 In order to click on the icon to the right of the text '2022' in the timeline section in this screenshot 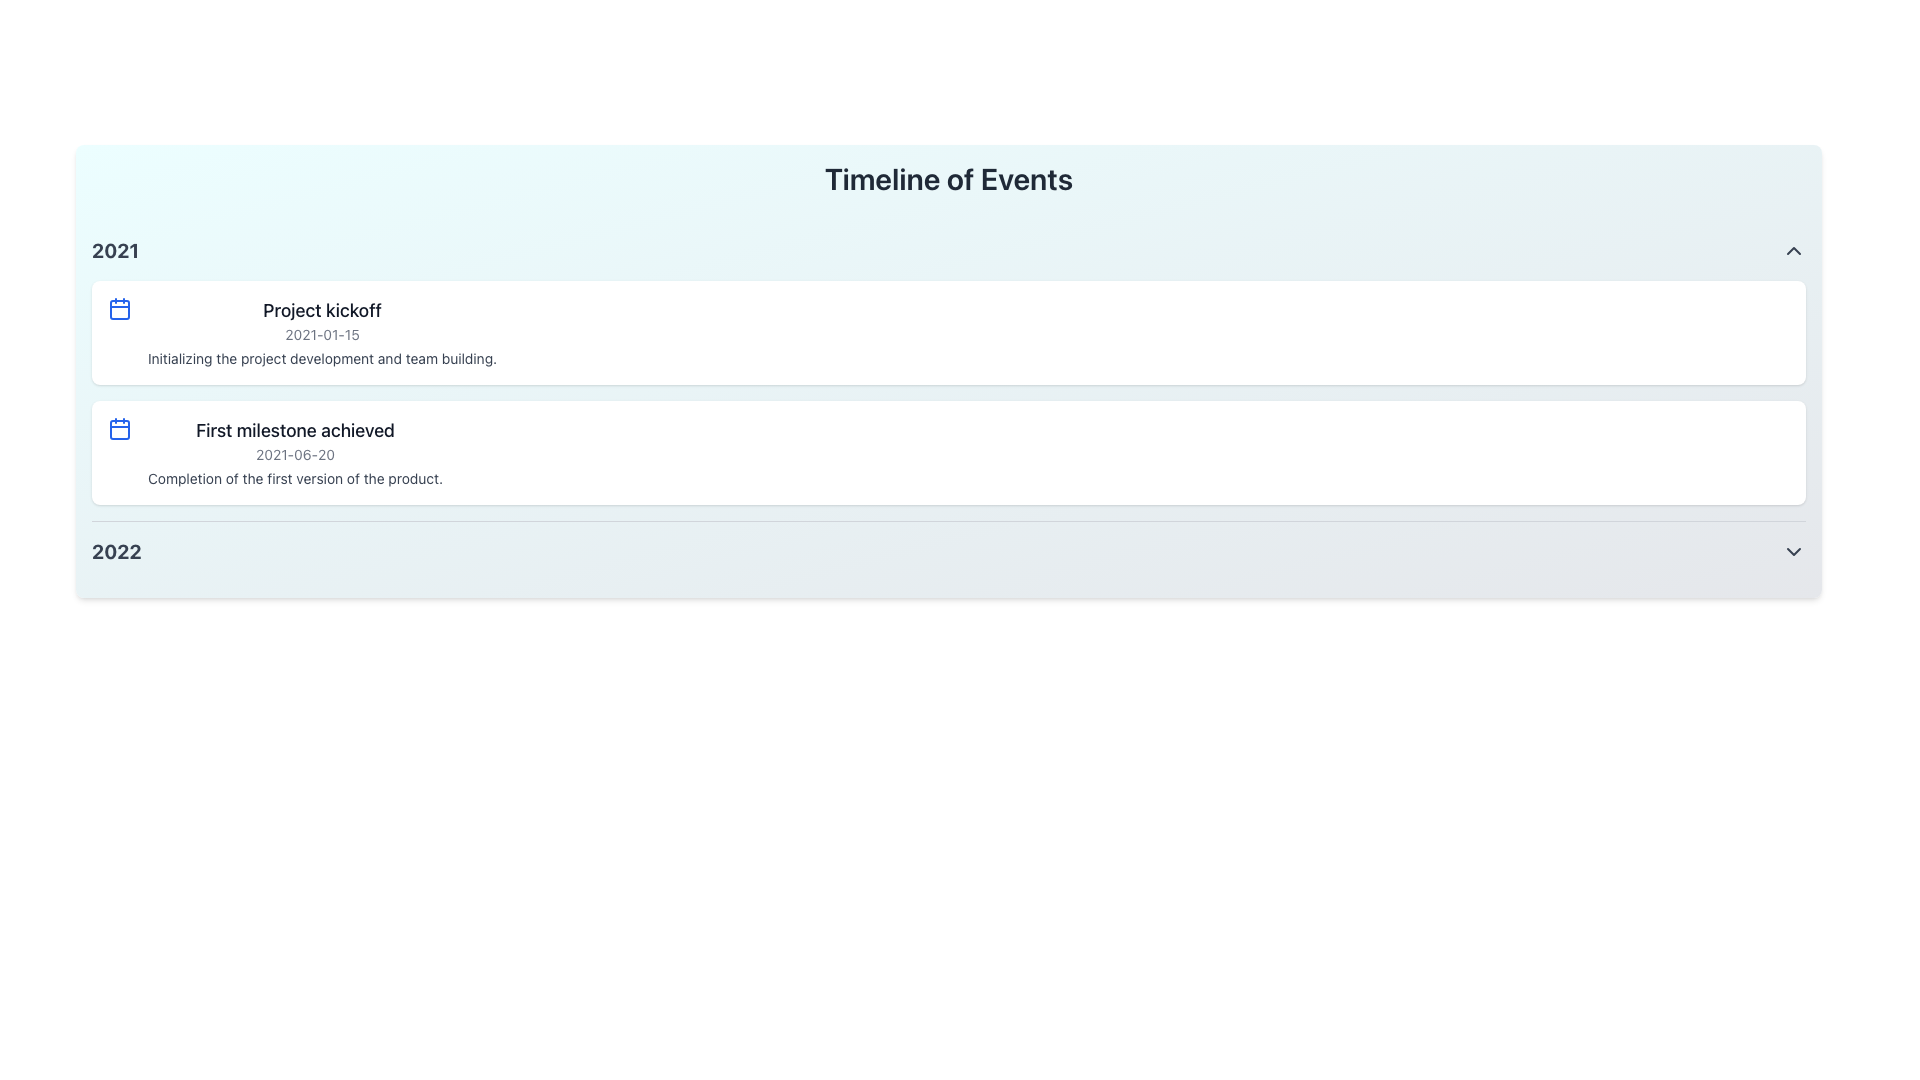, I will do `click(1794, 551)`.